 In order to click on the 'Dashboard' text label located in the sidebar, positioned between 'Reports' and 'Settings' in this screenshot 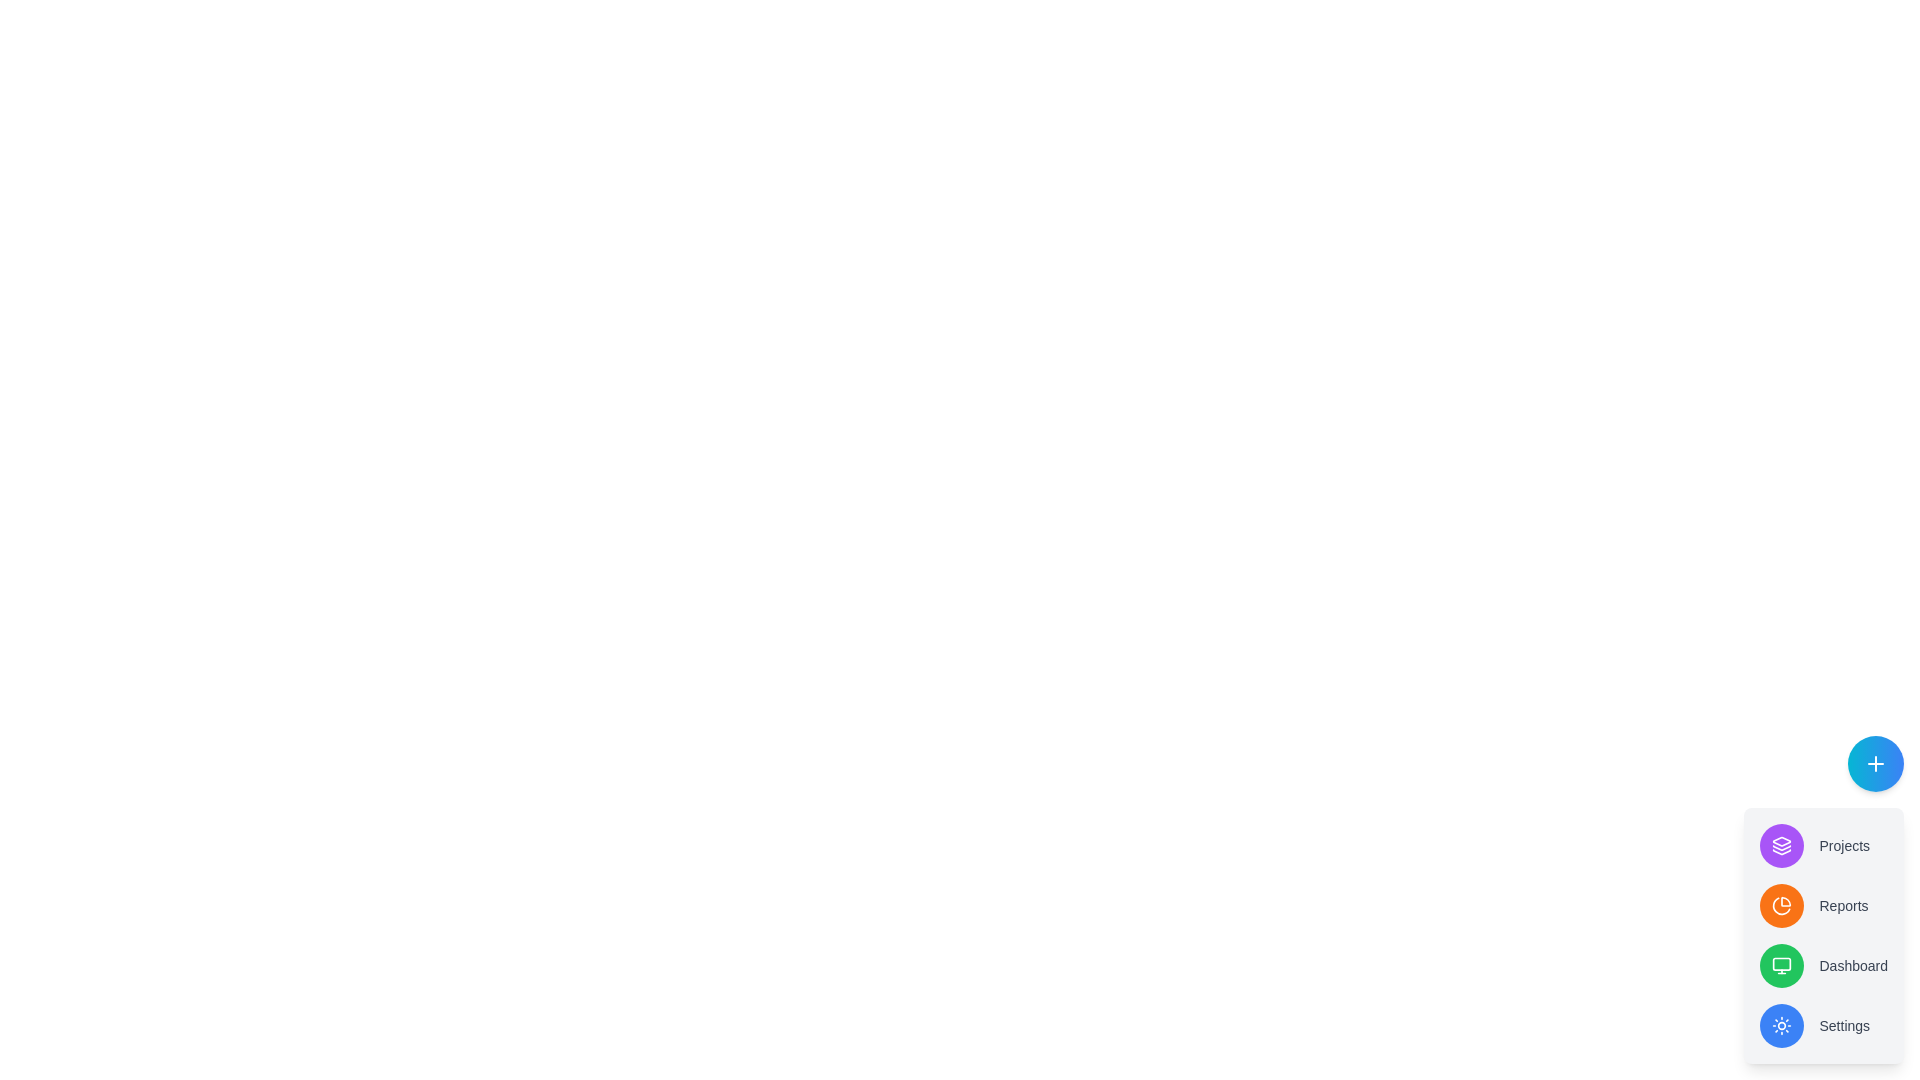, I will do `click(1852, 964)`.